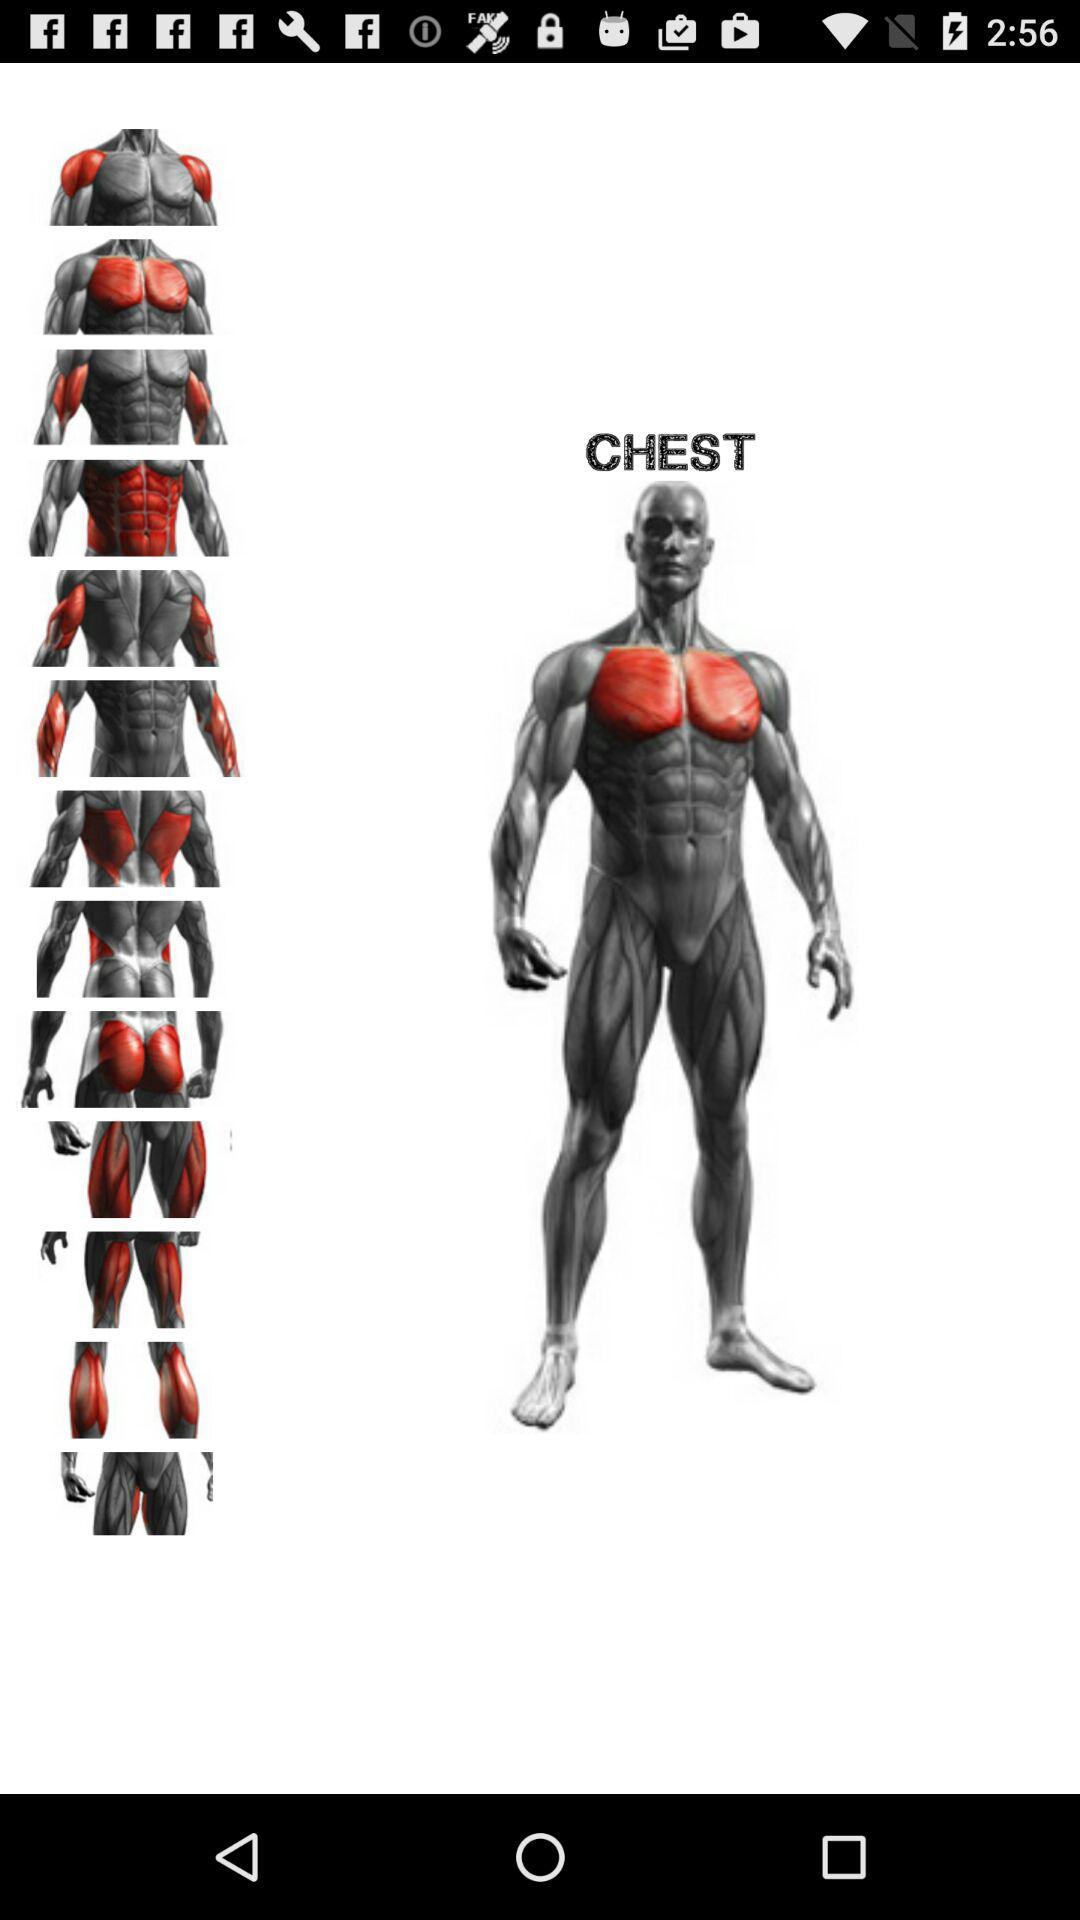 The image size is (1080, 1920). What do you see at coordinates (131, 1272) in the screenshot?
I see `hamstring muscles option` at bounding box center [131, 1272].